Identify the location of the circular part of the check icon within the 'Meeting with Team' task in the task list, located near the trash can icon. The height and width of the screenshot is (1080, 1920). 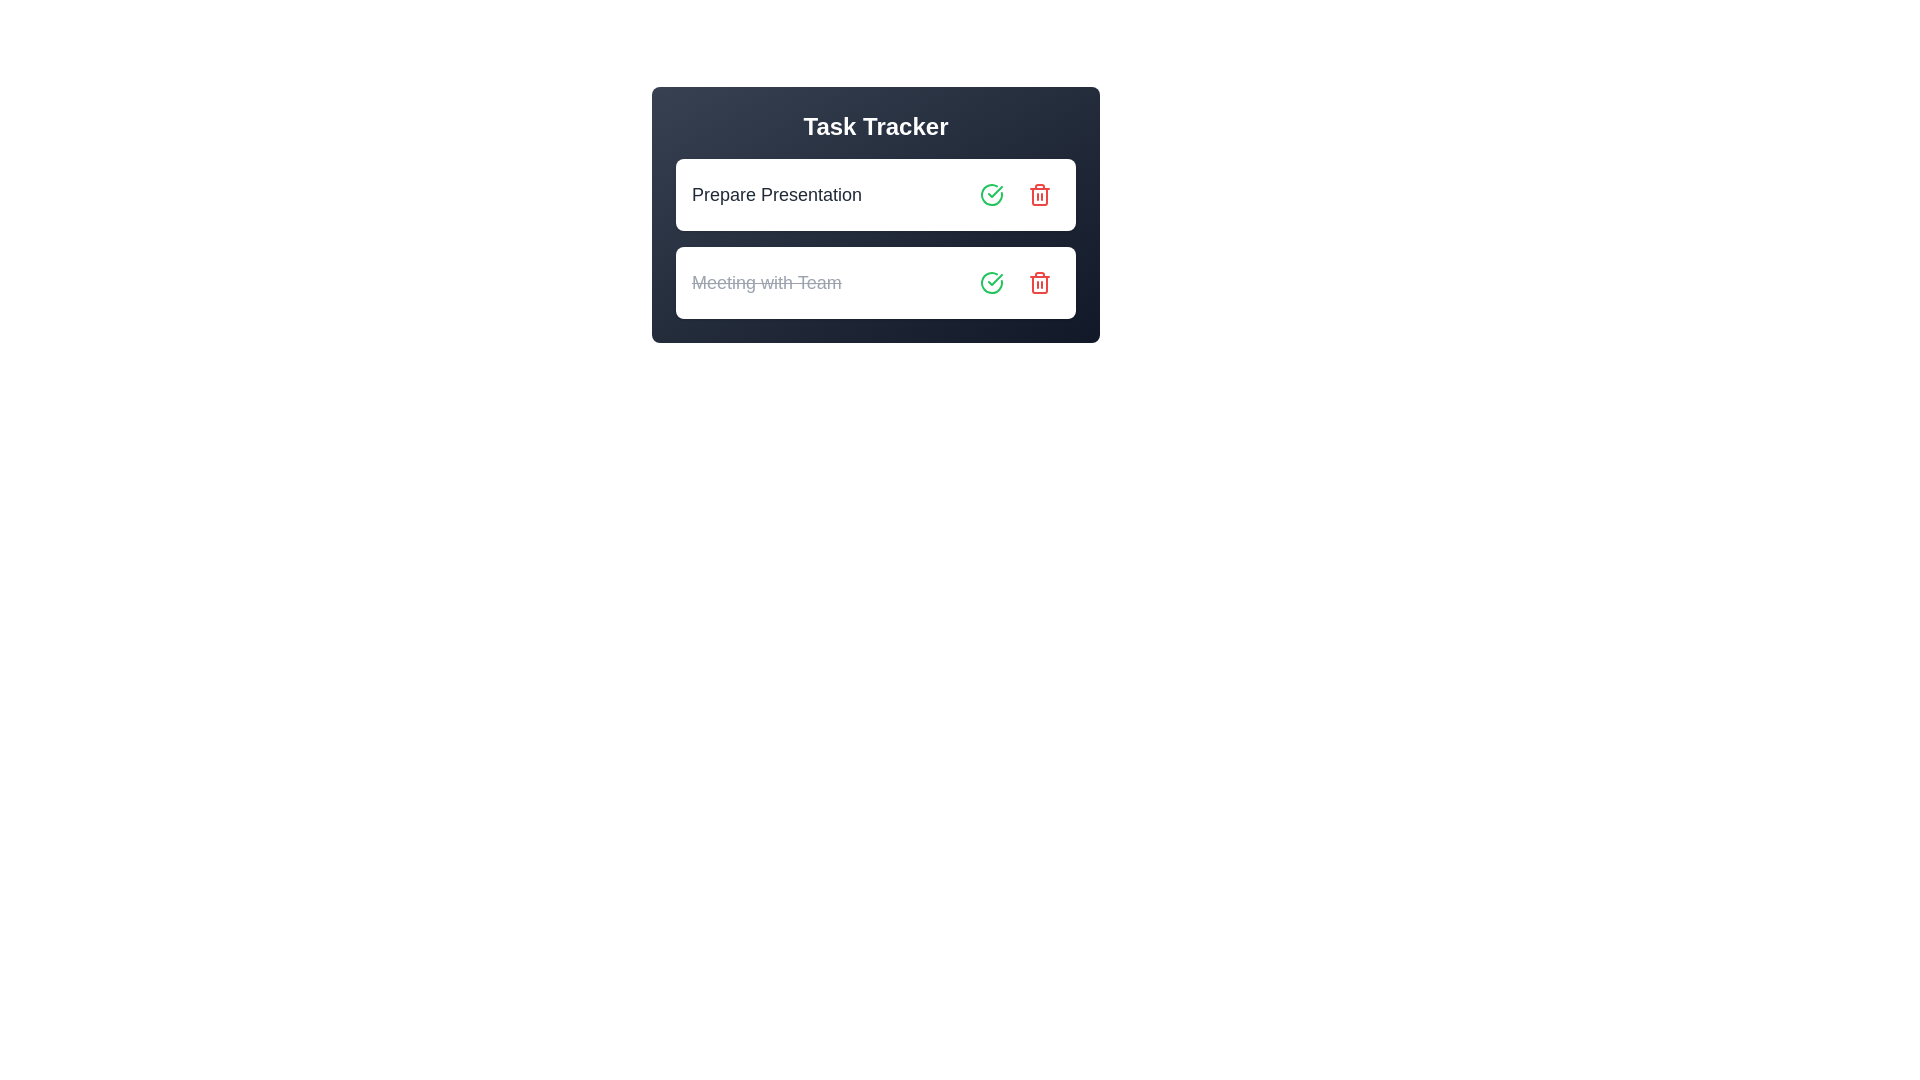
(992, 282).